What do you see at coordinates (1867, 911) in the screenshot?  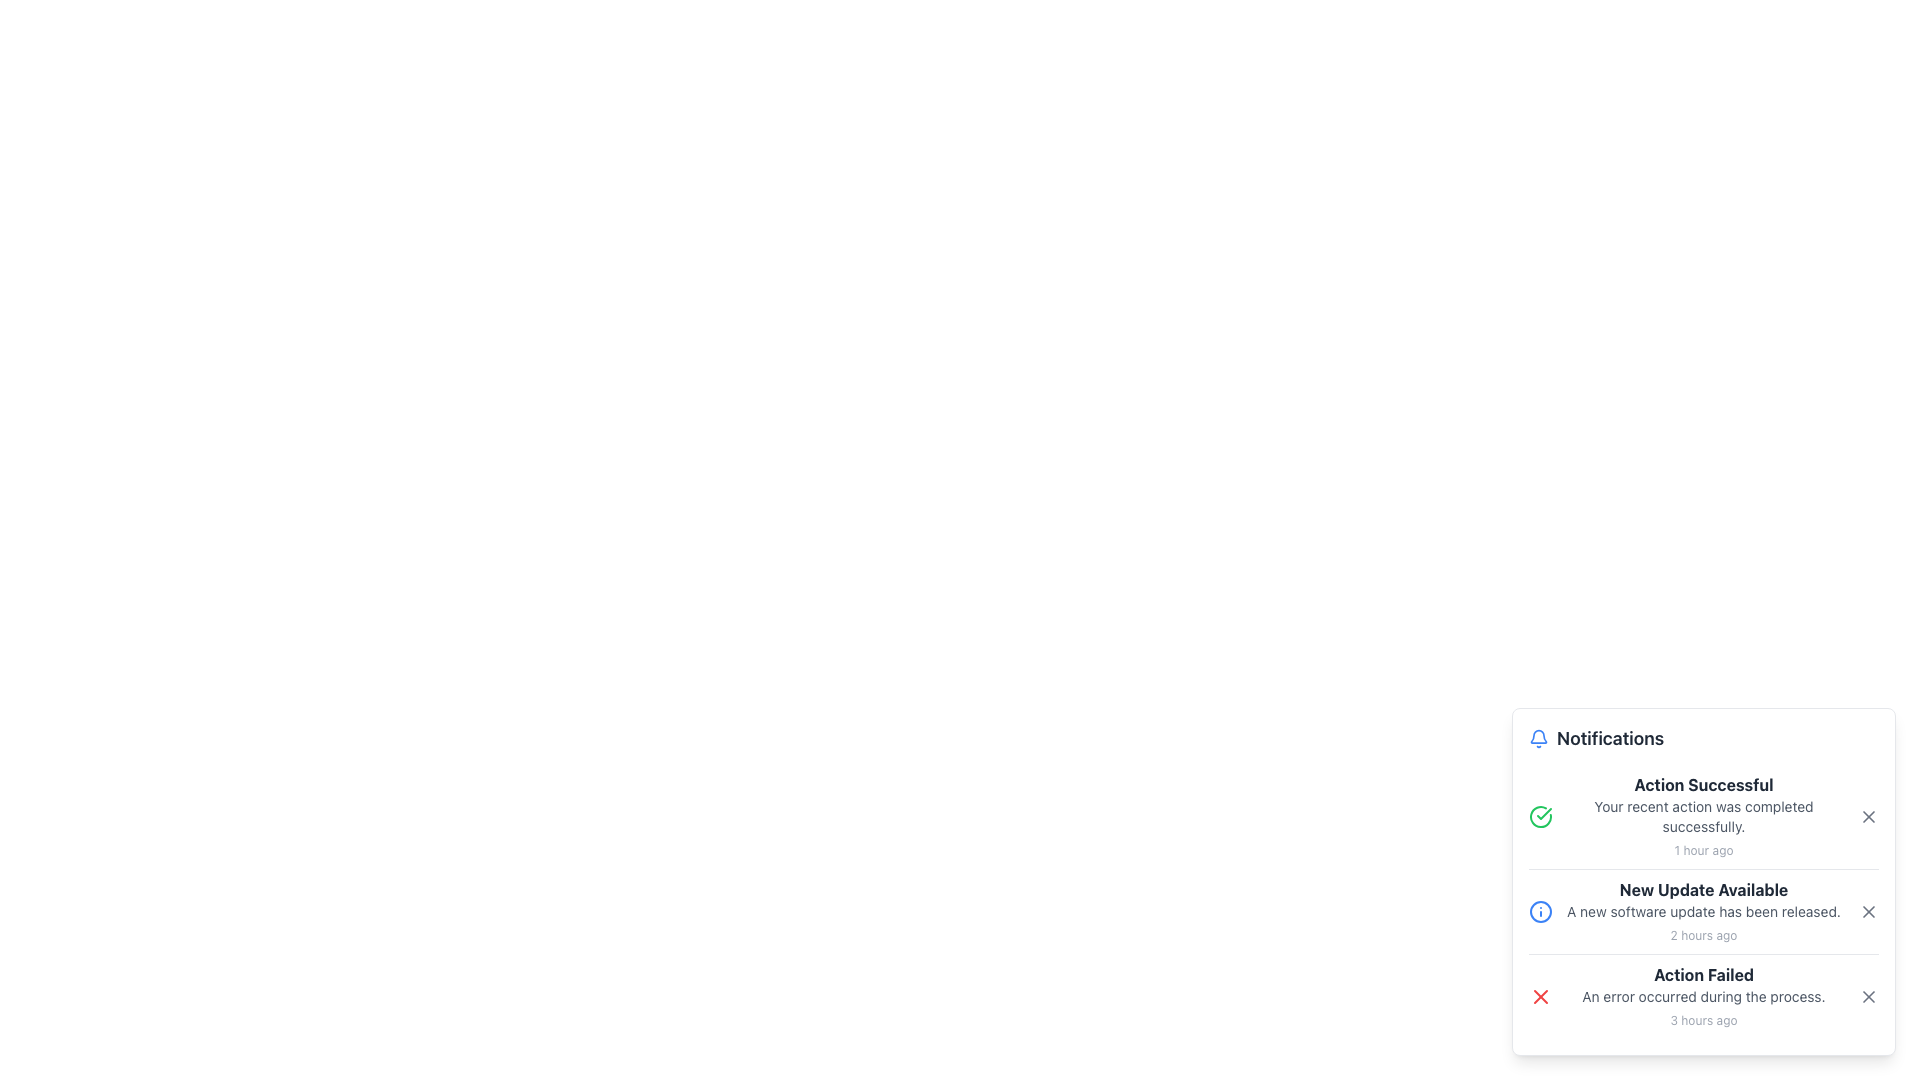 I see `the grey dismissal button with an 'X' symbol` at bounding box center [1867, 911].